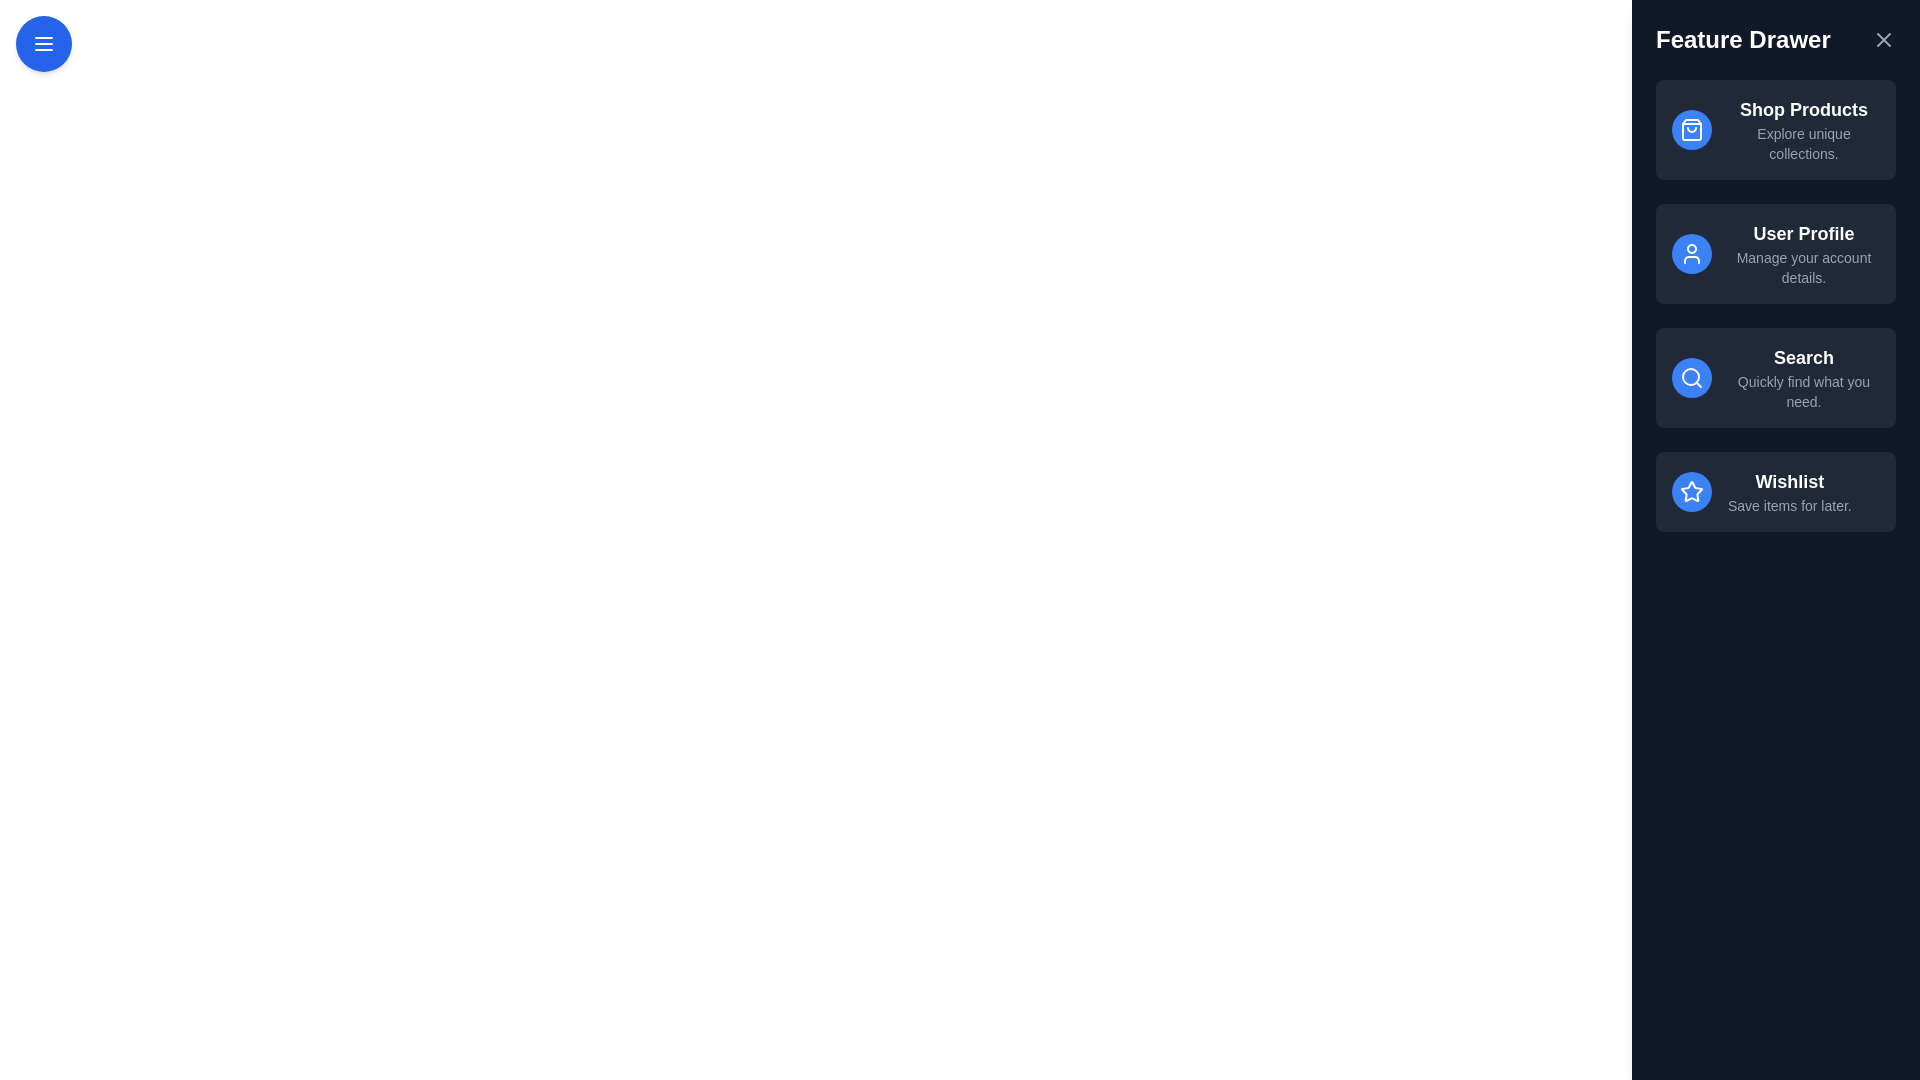  I want to click on the feature item User Profile to highlight it, so click(1776, 253).